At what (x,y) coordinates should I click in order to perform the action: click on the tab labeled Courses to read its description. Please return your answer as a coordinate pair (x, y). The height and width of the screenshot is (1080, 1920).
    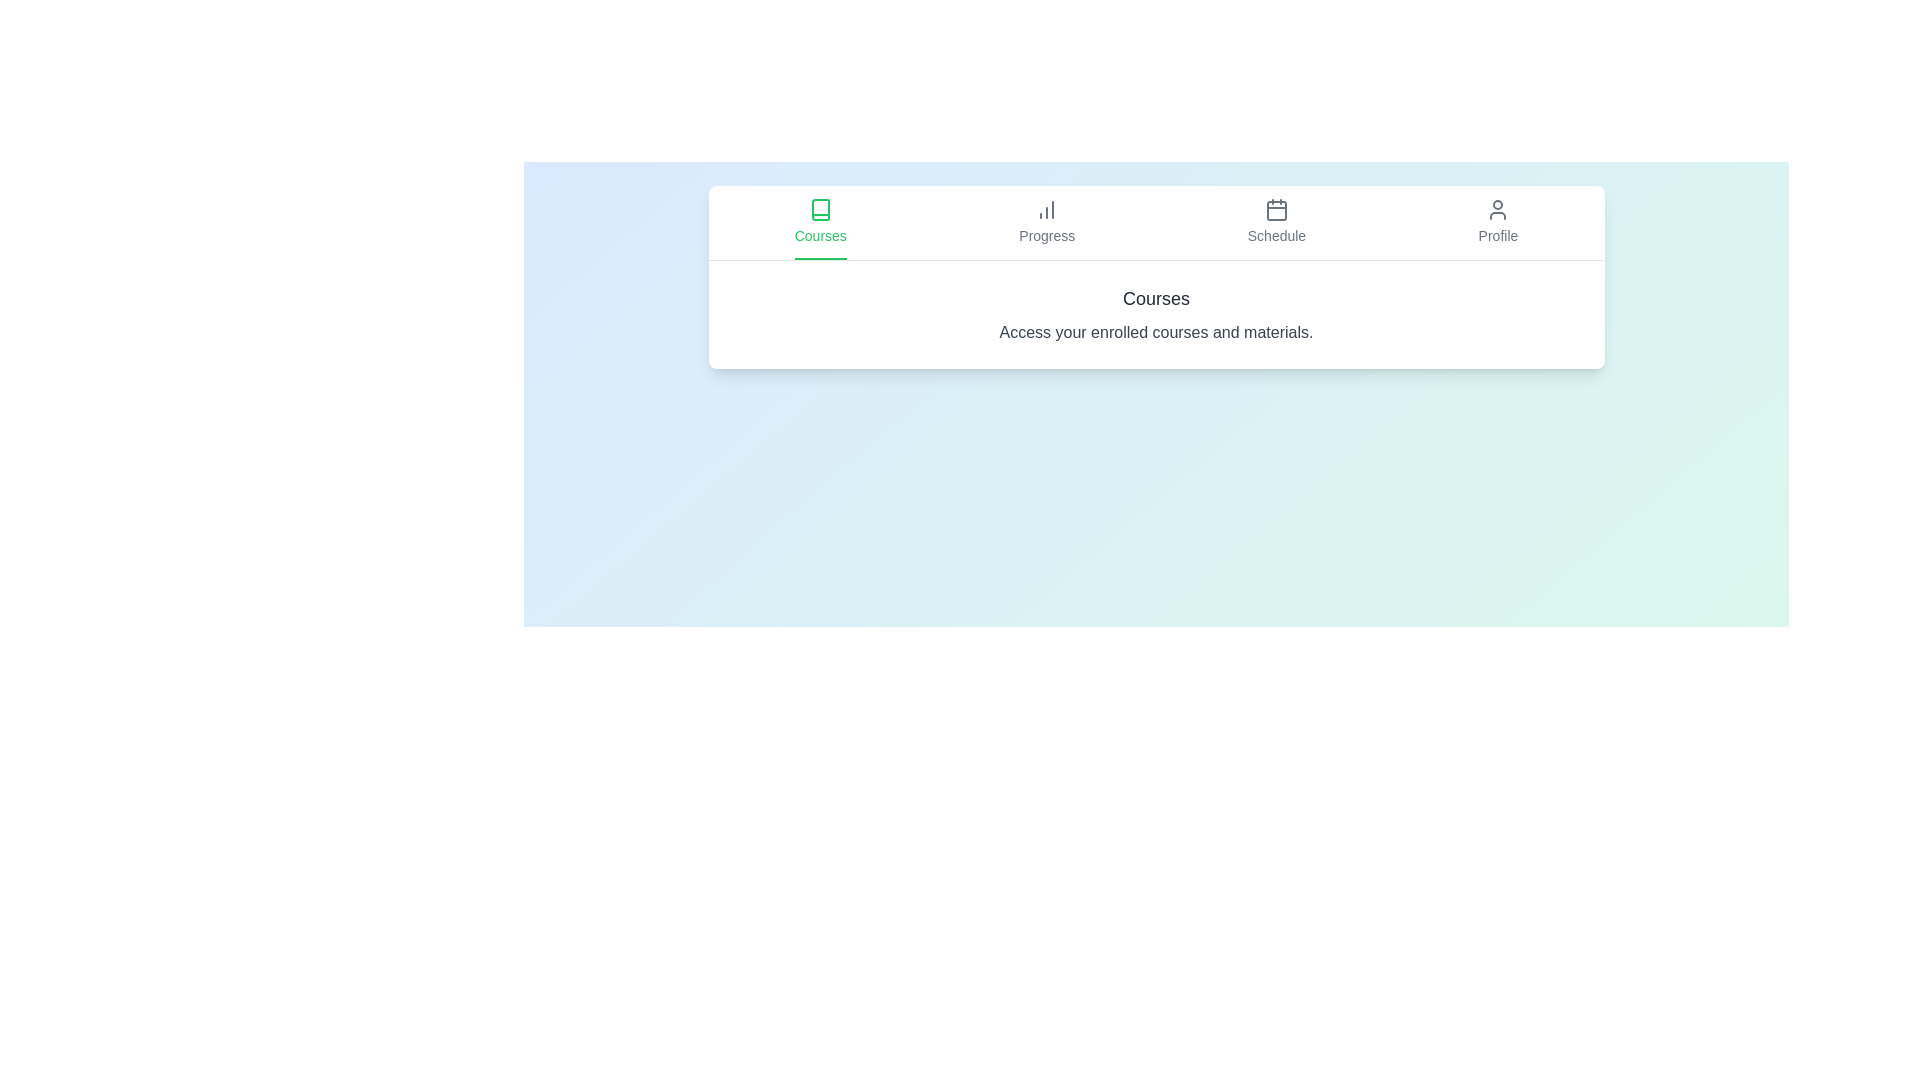
    Looking at the image, I should click on (820, 223).